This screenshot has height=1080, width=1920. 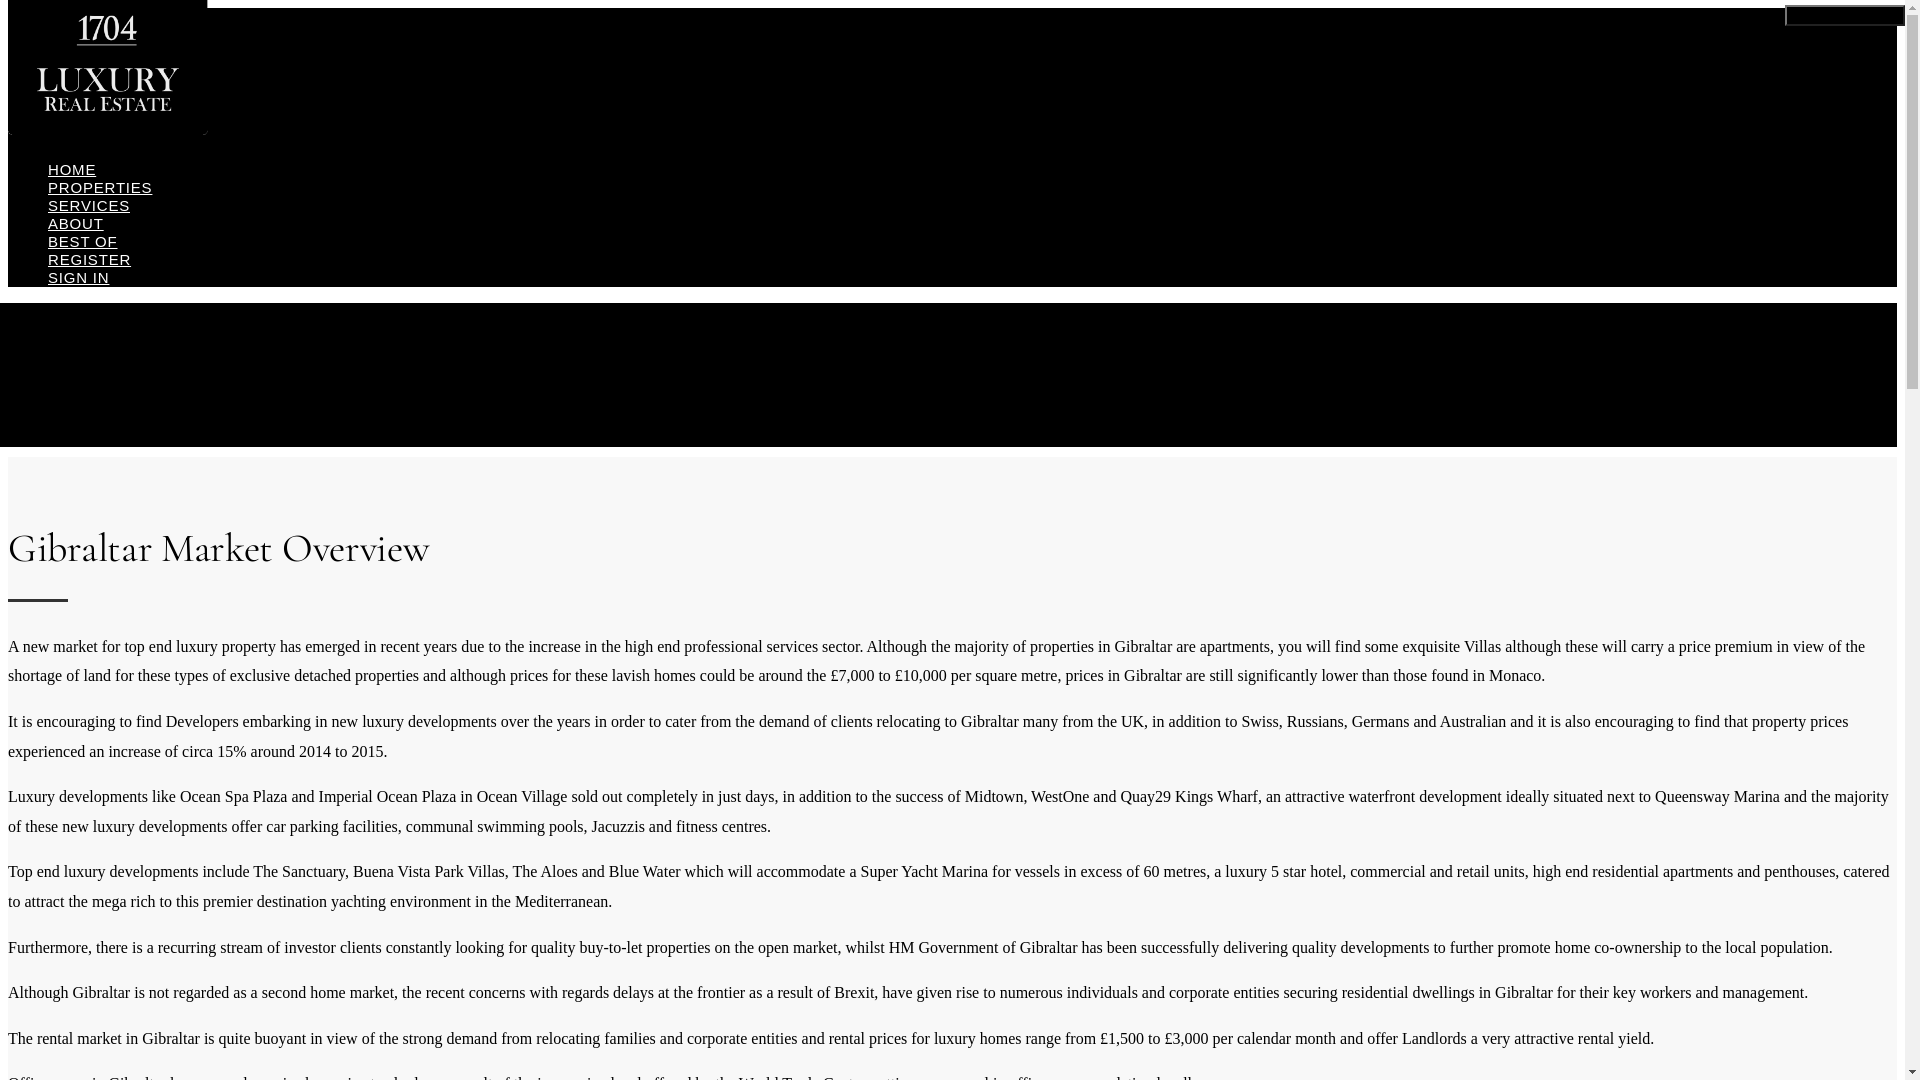 What do you see at coordinates (88, 205) in the screenshot?
I see `'SERVICES'` at bounding box center [88, 205].